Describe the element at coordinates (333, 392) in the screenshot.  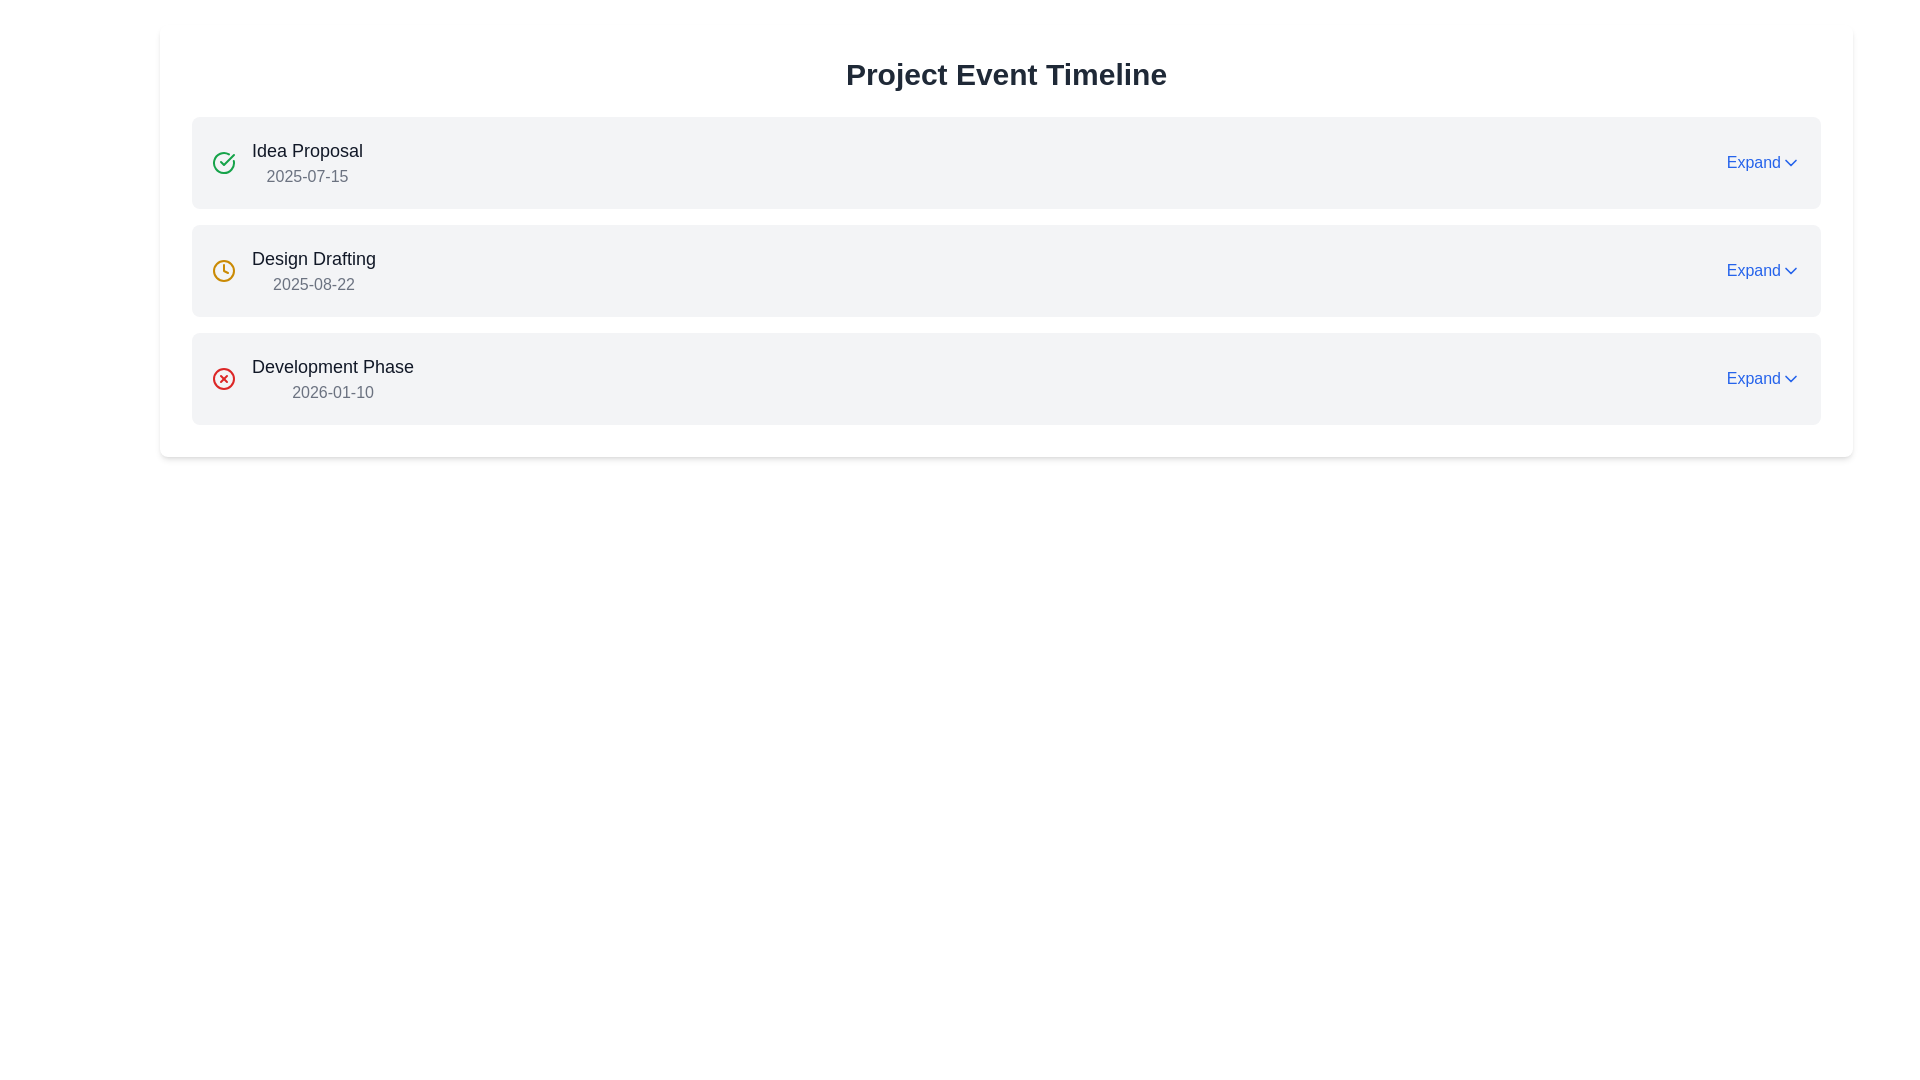
I see `the text label displaying the date '2026-01-10', which is part of the 'Development Phase' row and serves as a secondary label` at that location.